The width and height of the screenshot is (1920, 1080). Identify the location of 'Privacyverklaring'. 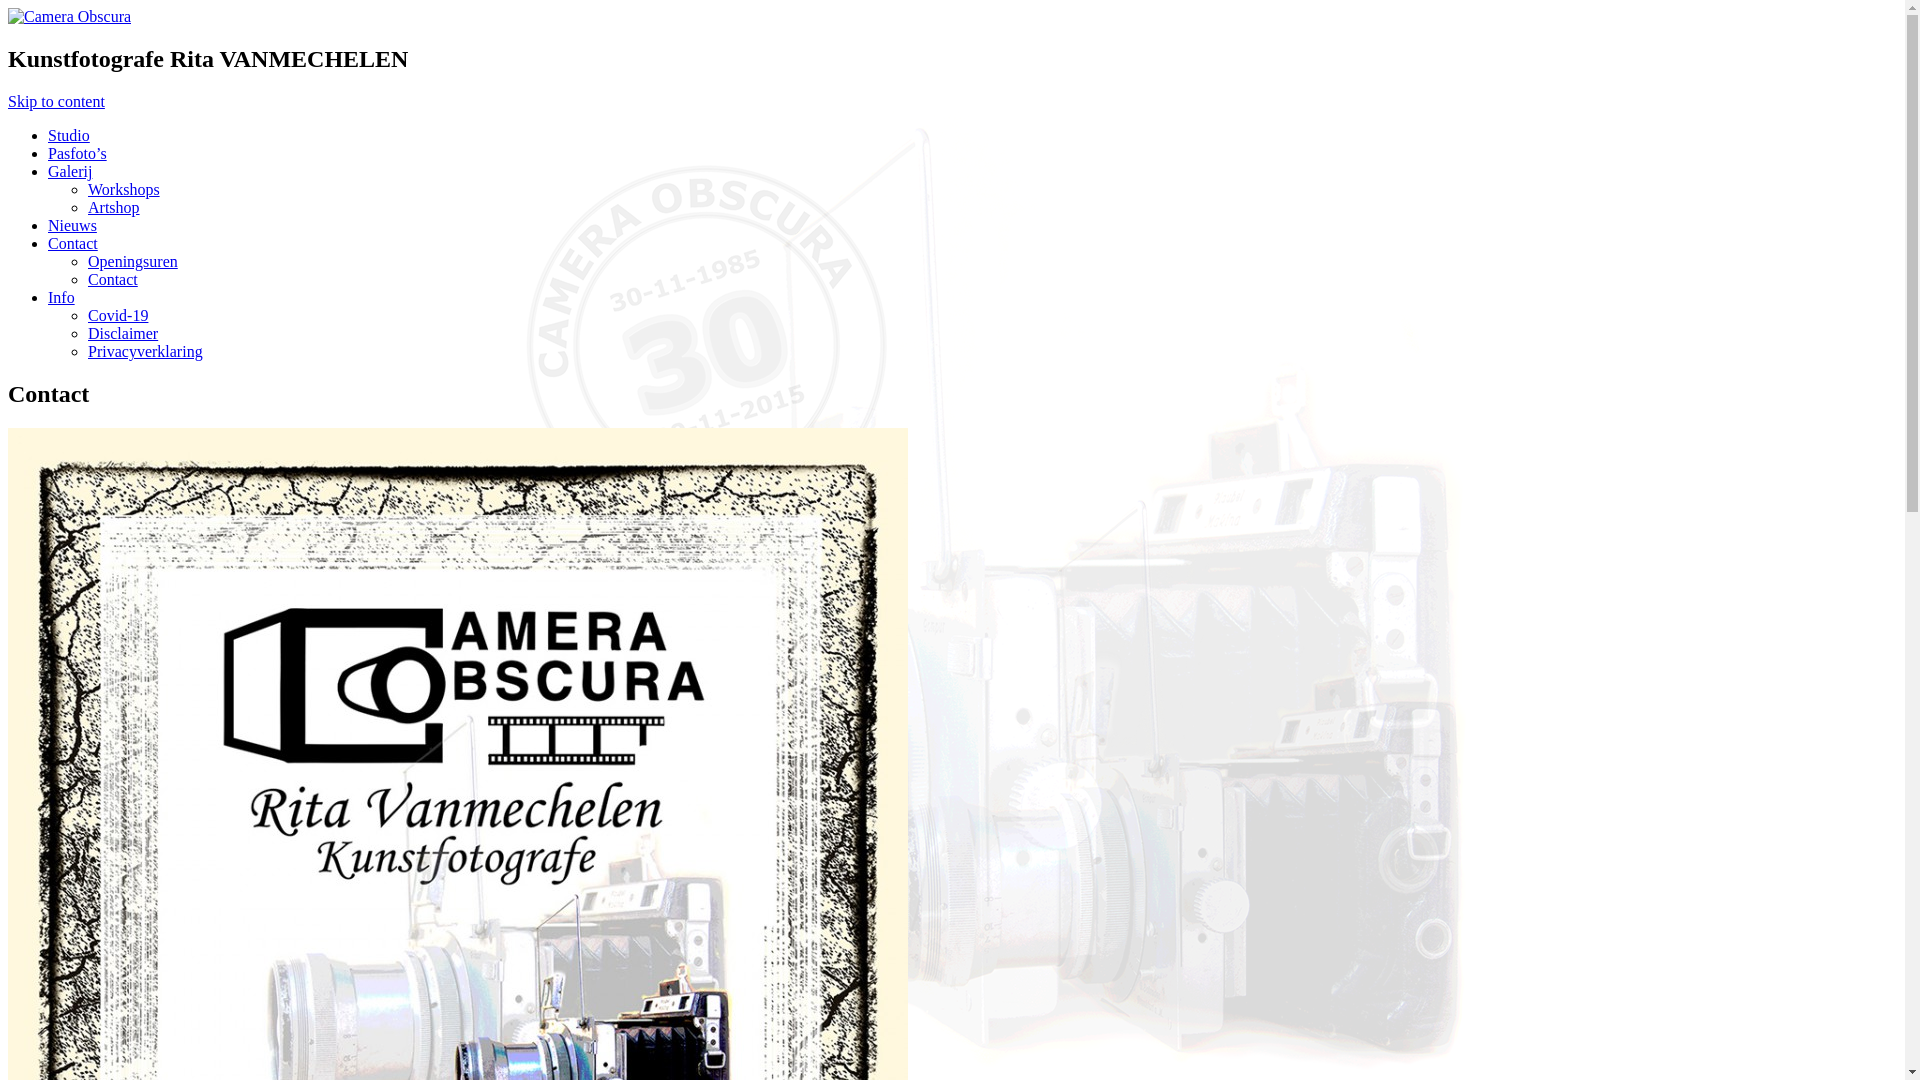
(144, 350).